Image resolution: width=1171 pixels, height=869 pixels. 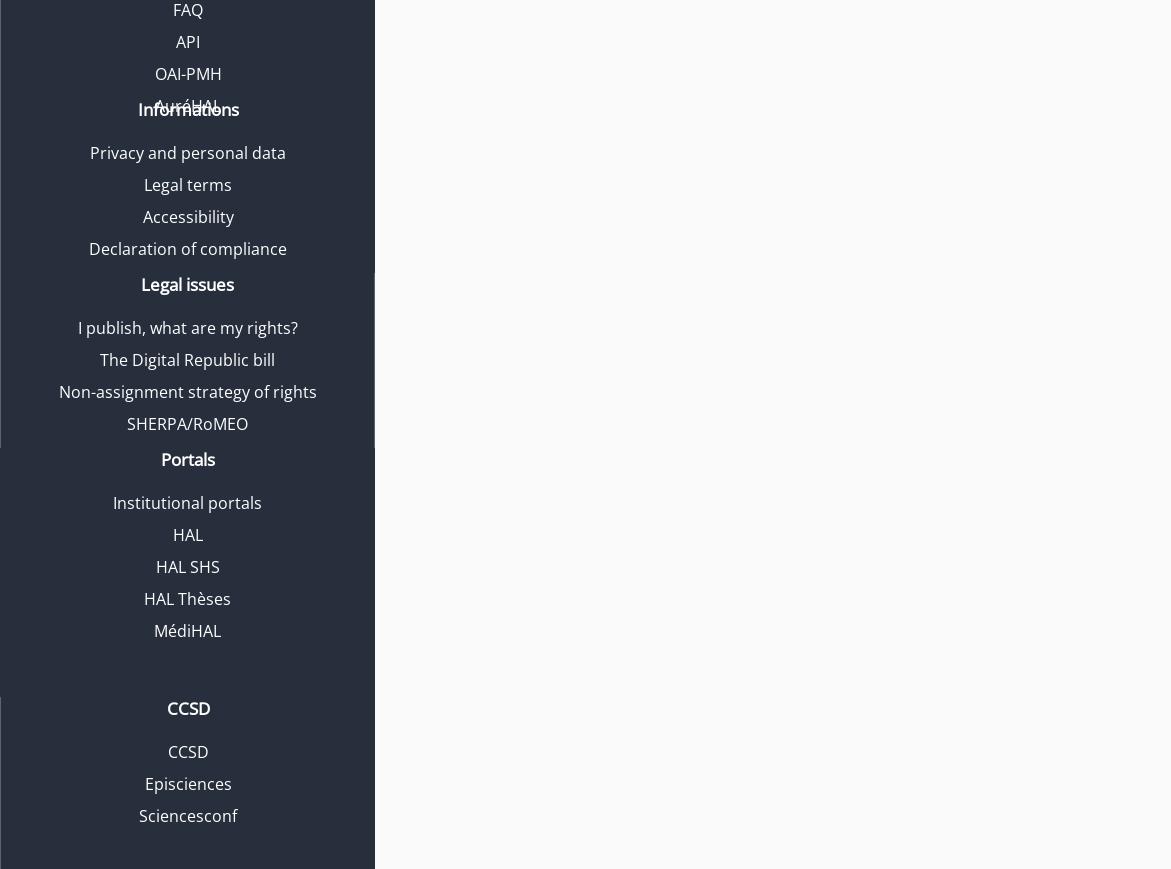 What do you see at coordinates (186, 326) in the screenshot?
I see `'I publish, what are my rights?'` at bounding box center [186, 326].